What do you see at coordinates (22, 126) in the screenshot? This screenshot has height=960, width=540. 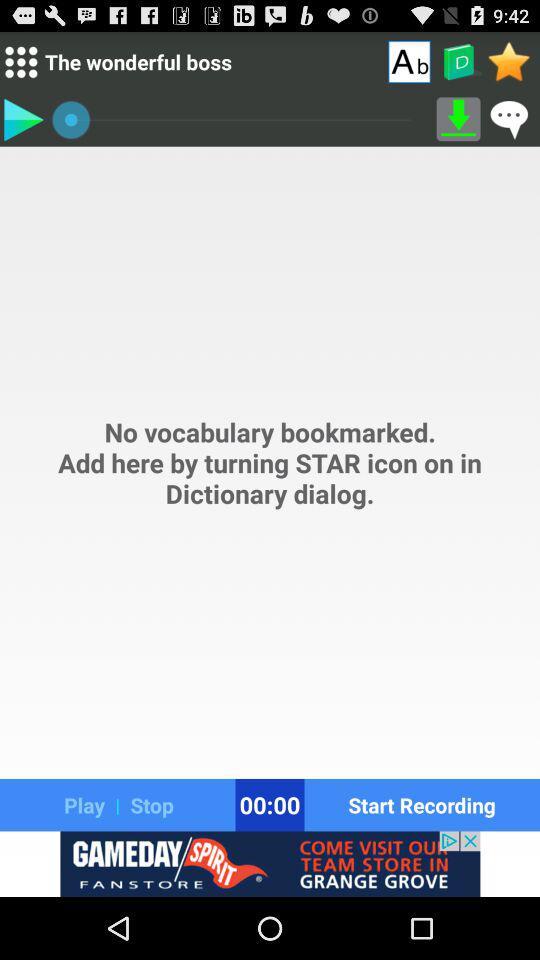 I see `the play icon` at bounding box center [22, 126].